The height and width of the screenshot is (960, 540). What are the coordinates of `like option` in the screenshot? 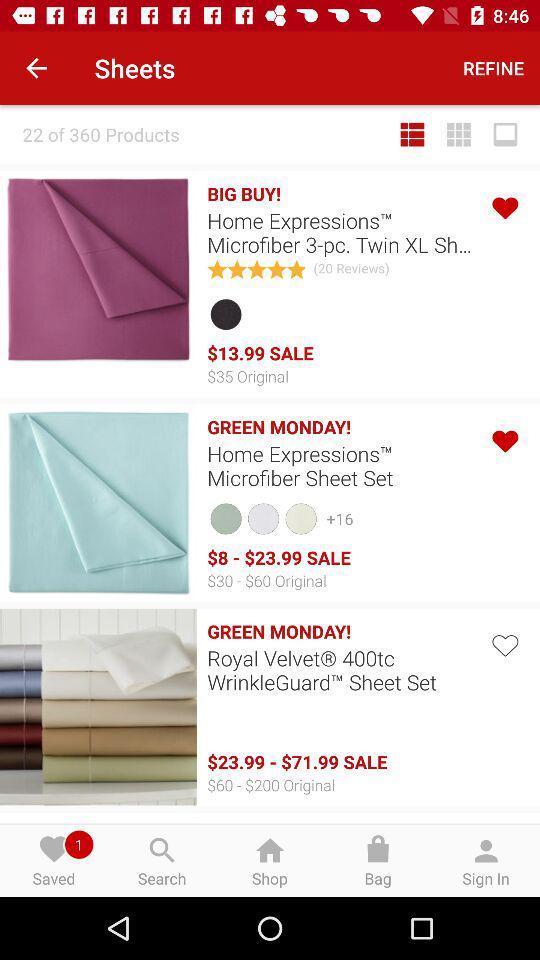 It's located at (503, 206).